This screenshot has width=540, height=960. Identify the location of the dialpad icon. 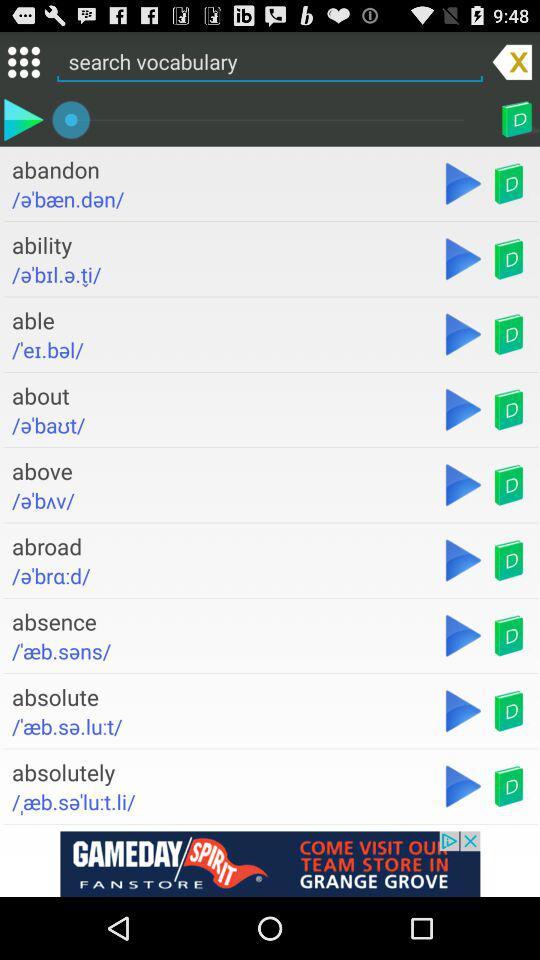
(22, 66).